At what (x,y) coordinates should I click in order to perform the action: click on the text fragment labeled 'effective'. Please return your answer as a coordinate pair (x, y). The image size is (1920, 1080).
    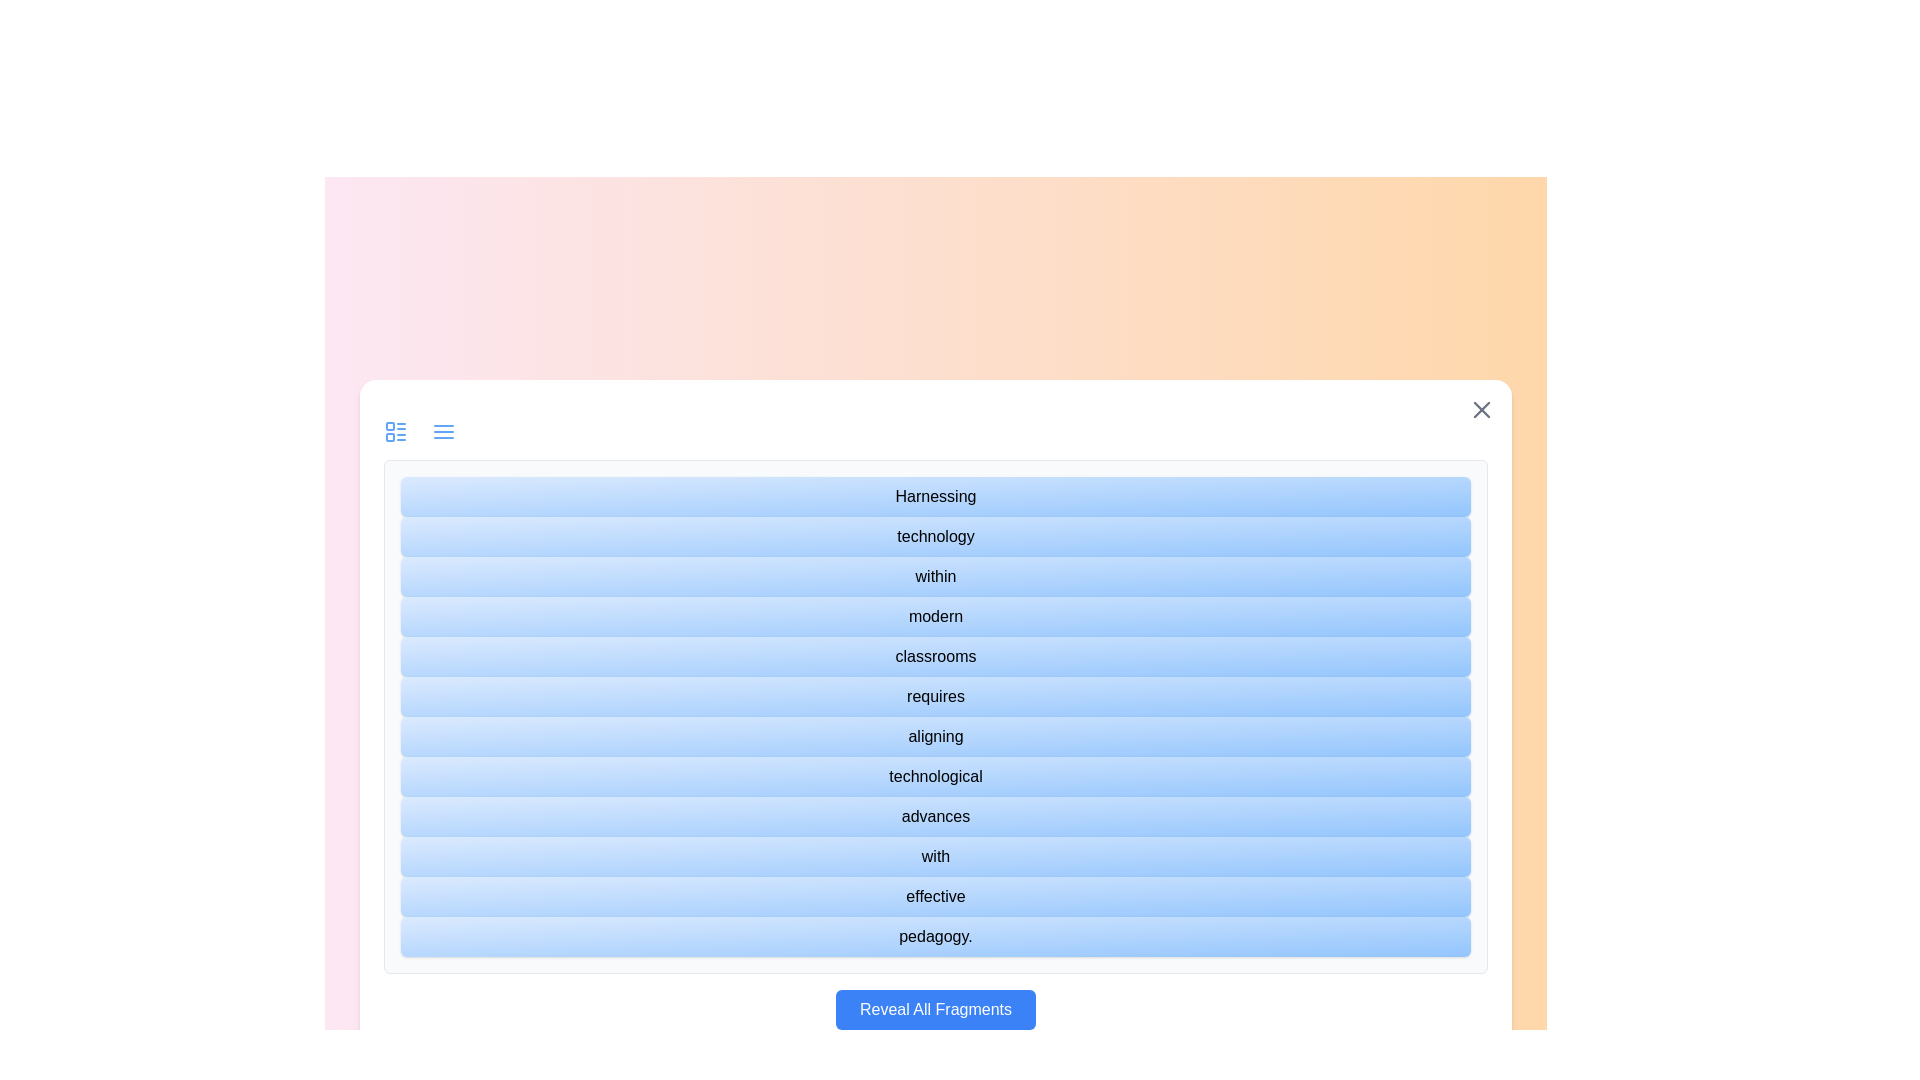
    Looking at the image, I should click on (935, 896).